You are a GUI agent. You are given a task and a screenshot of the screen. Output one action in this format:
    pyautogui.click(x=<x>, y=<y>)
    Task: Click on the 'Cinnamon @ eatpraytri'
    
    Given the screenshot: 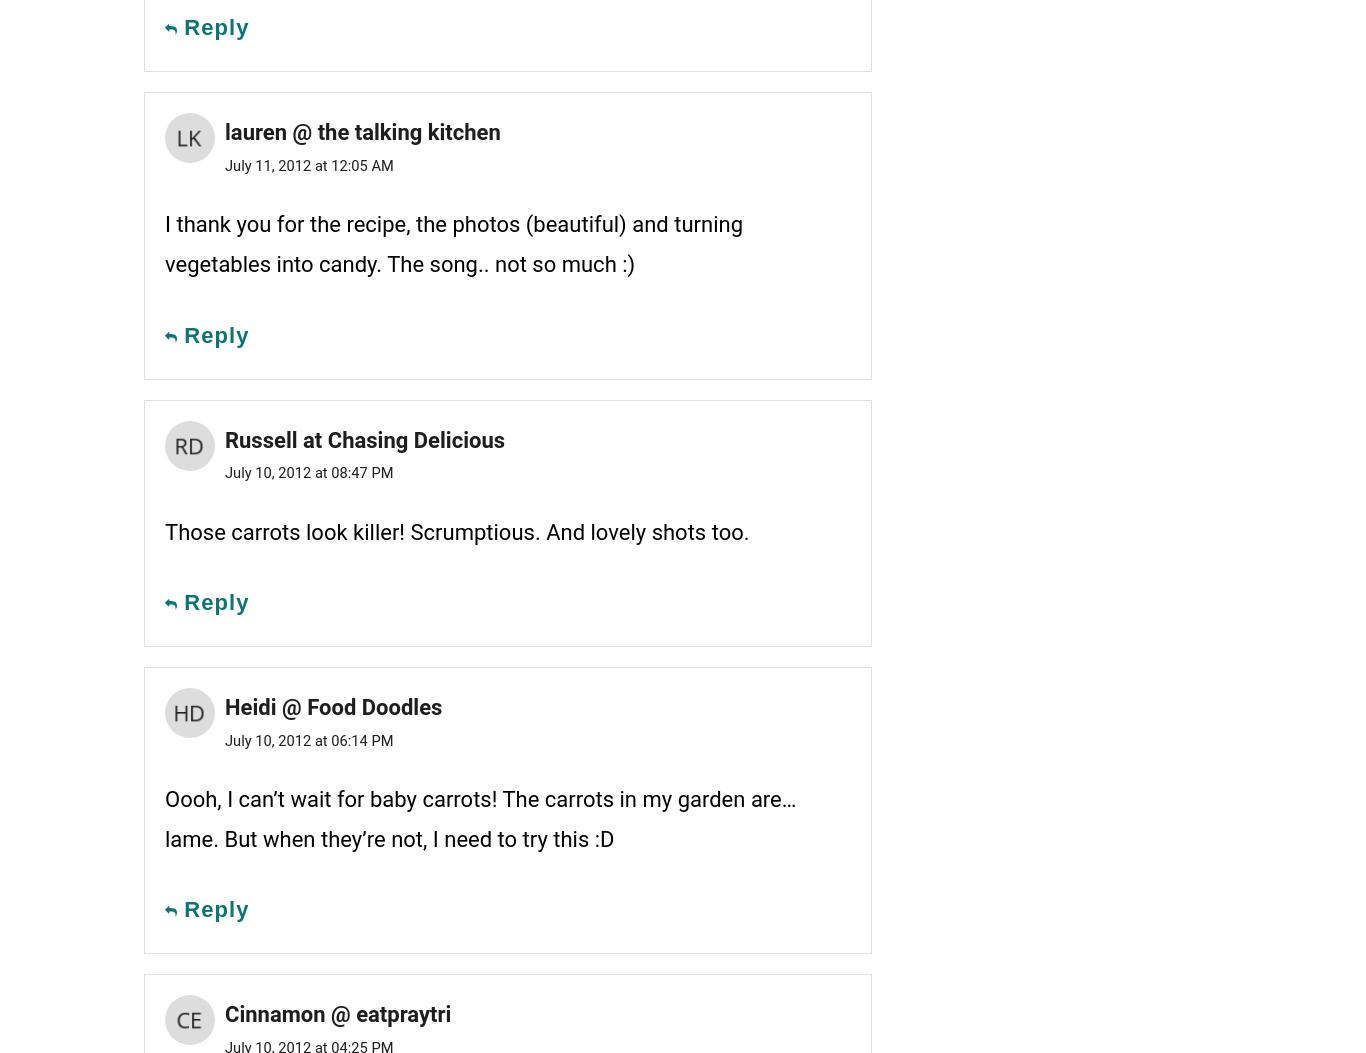 What is the action you would take?
    pyautogui.click(x=337, y=1013)
    